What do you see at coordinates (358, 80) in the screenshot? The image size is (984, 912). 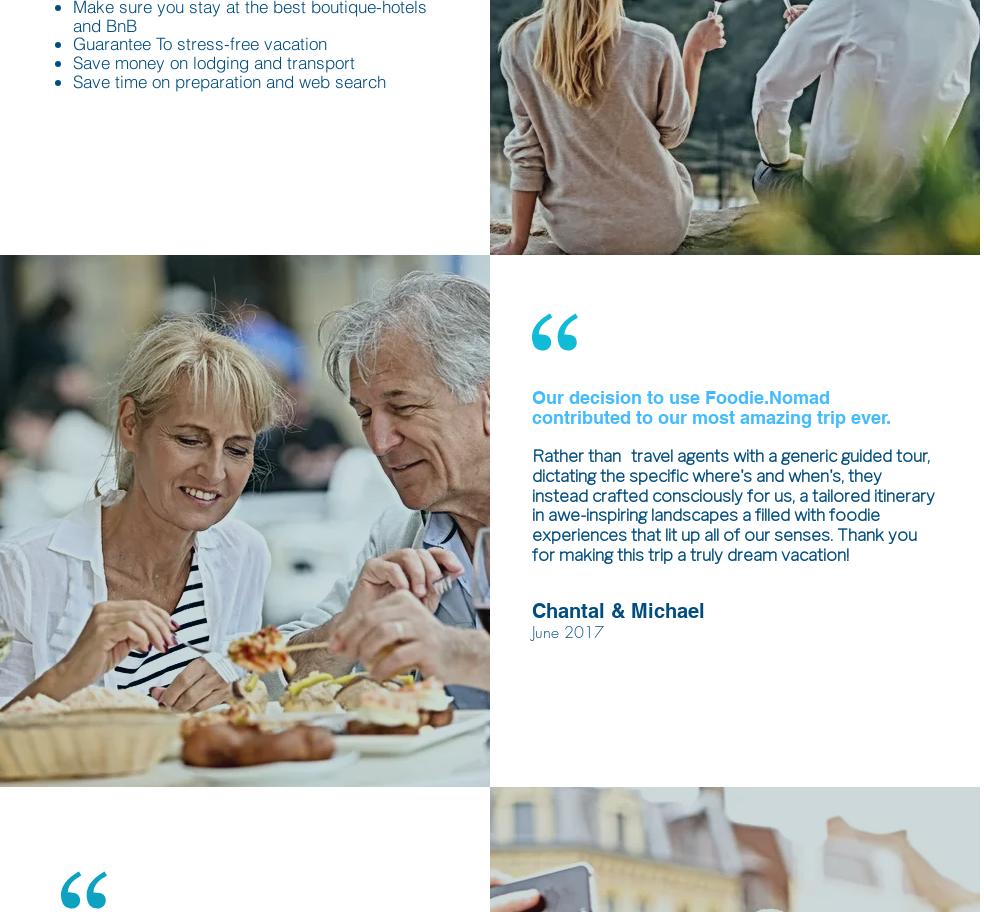 I see `'search'` at bounding box center [358, 80].